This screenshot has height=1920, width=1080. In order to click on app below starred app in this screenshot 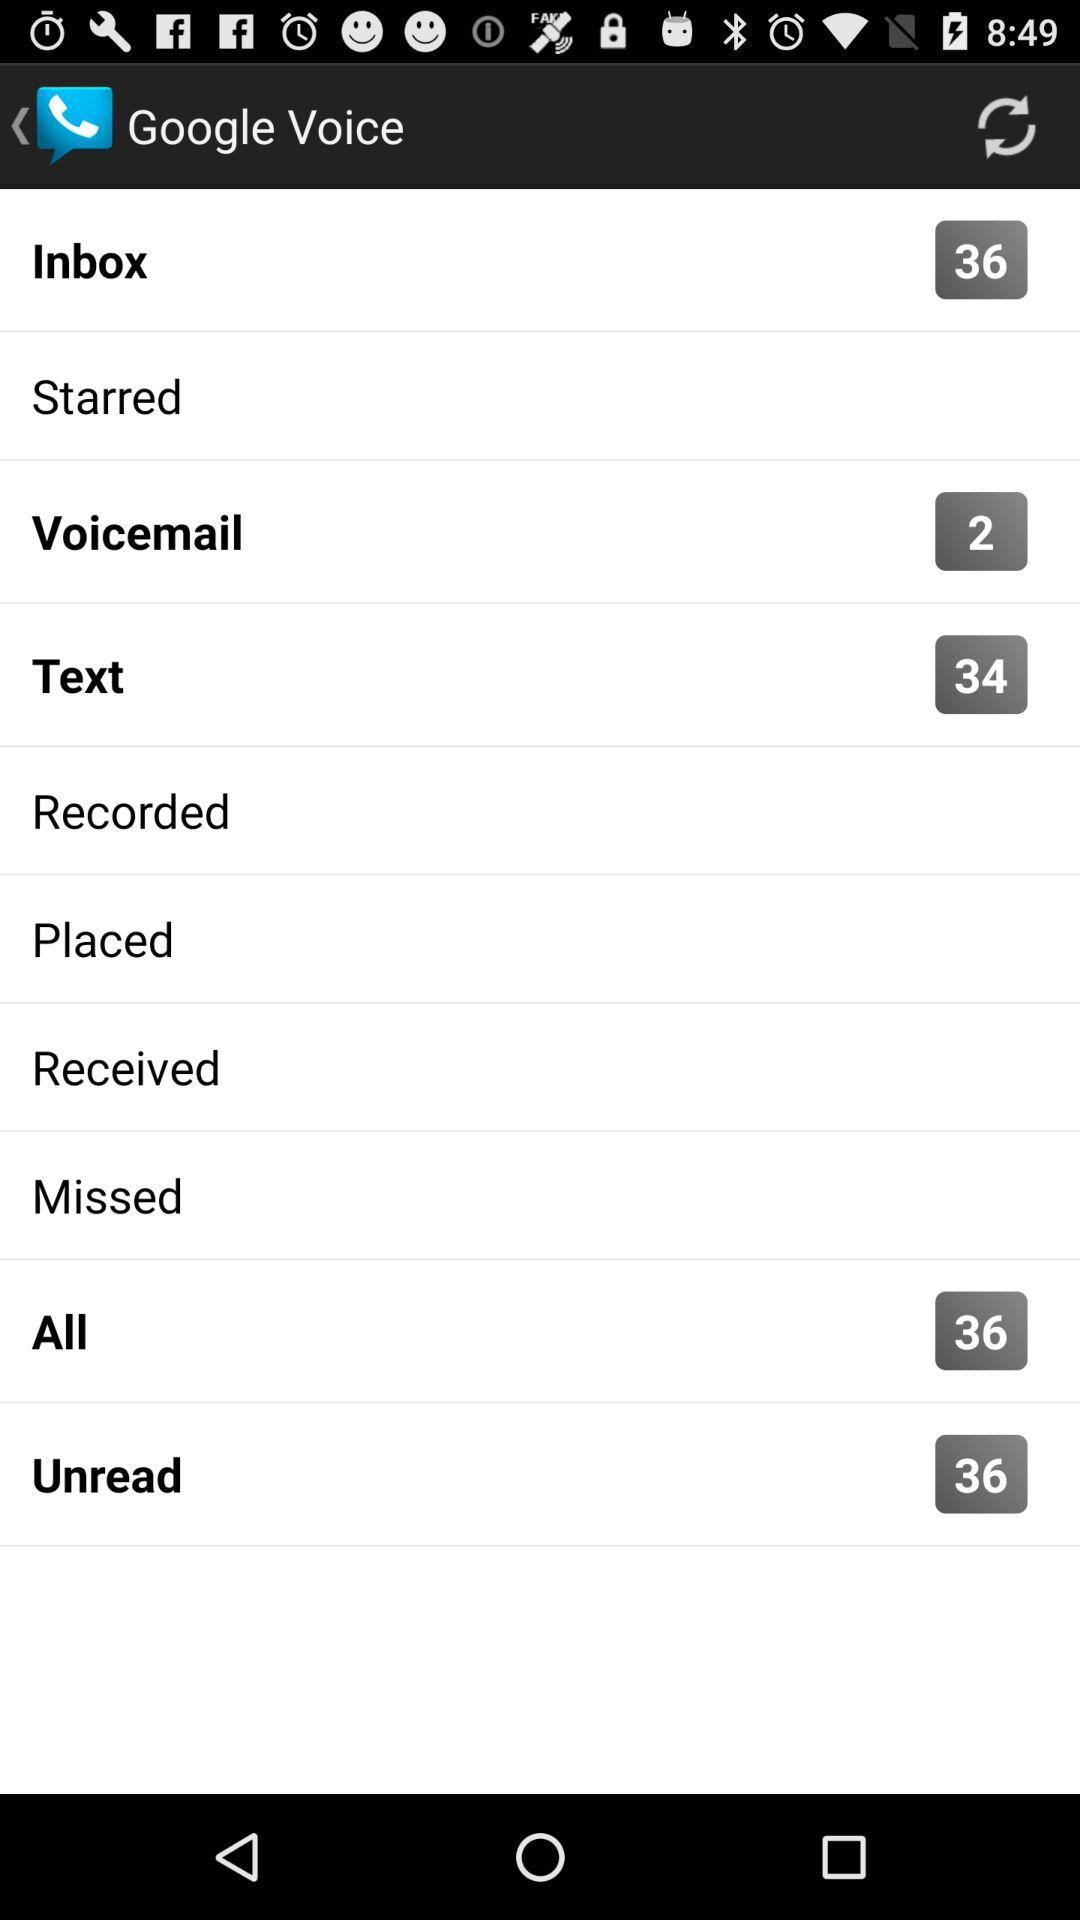, I will do `click(980, 531)`.